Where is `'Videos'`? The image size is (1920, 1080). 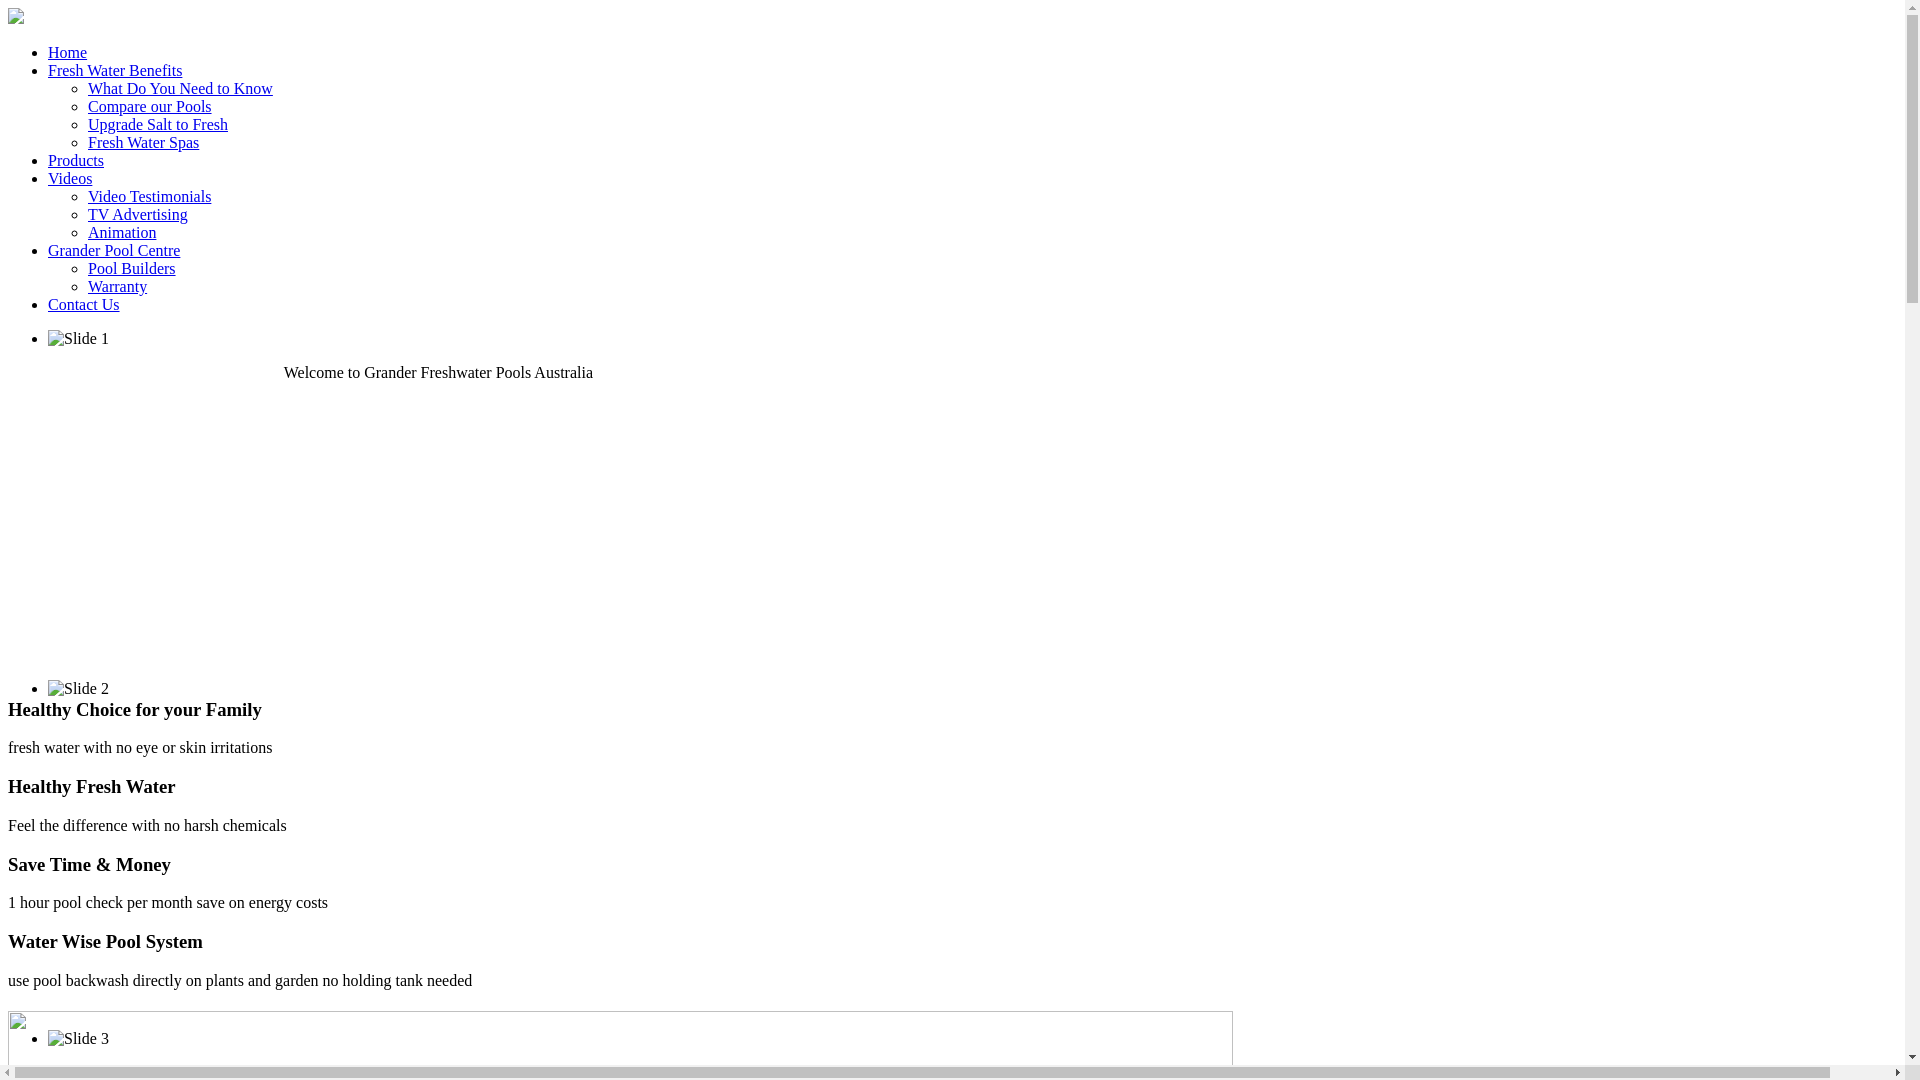
'Videos' is located at coordinates (70, 177).